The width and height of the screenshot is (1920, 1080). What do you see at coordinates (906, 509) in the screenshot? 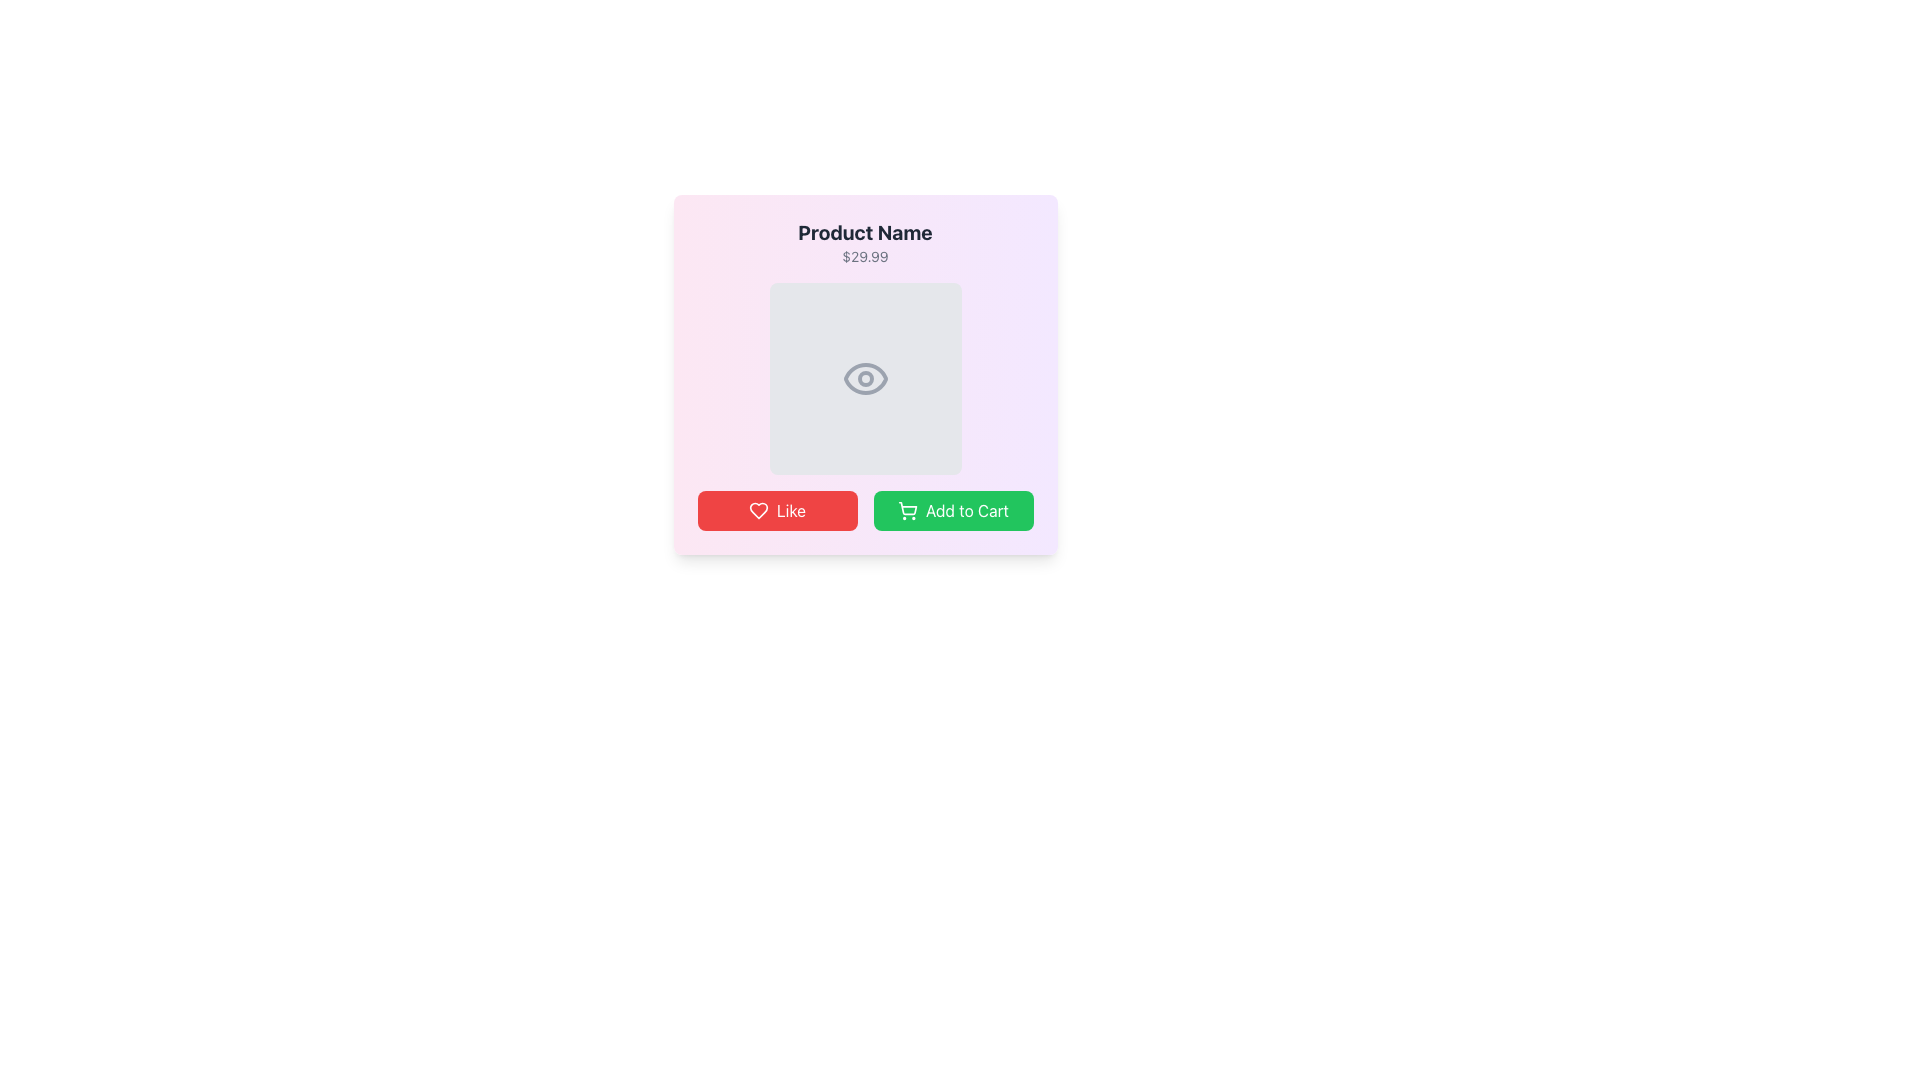
I see `the shopping cart icon located inside the 'Add to Cart' button, which is positioned to the left of the text 'Add to Cart'` at bounding box center [906, 509].